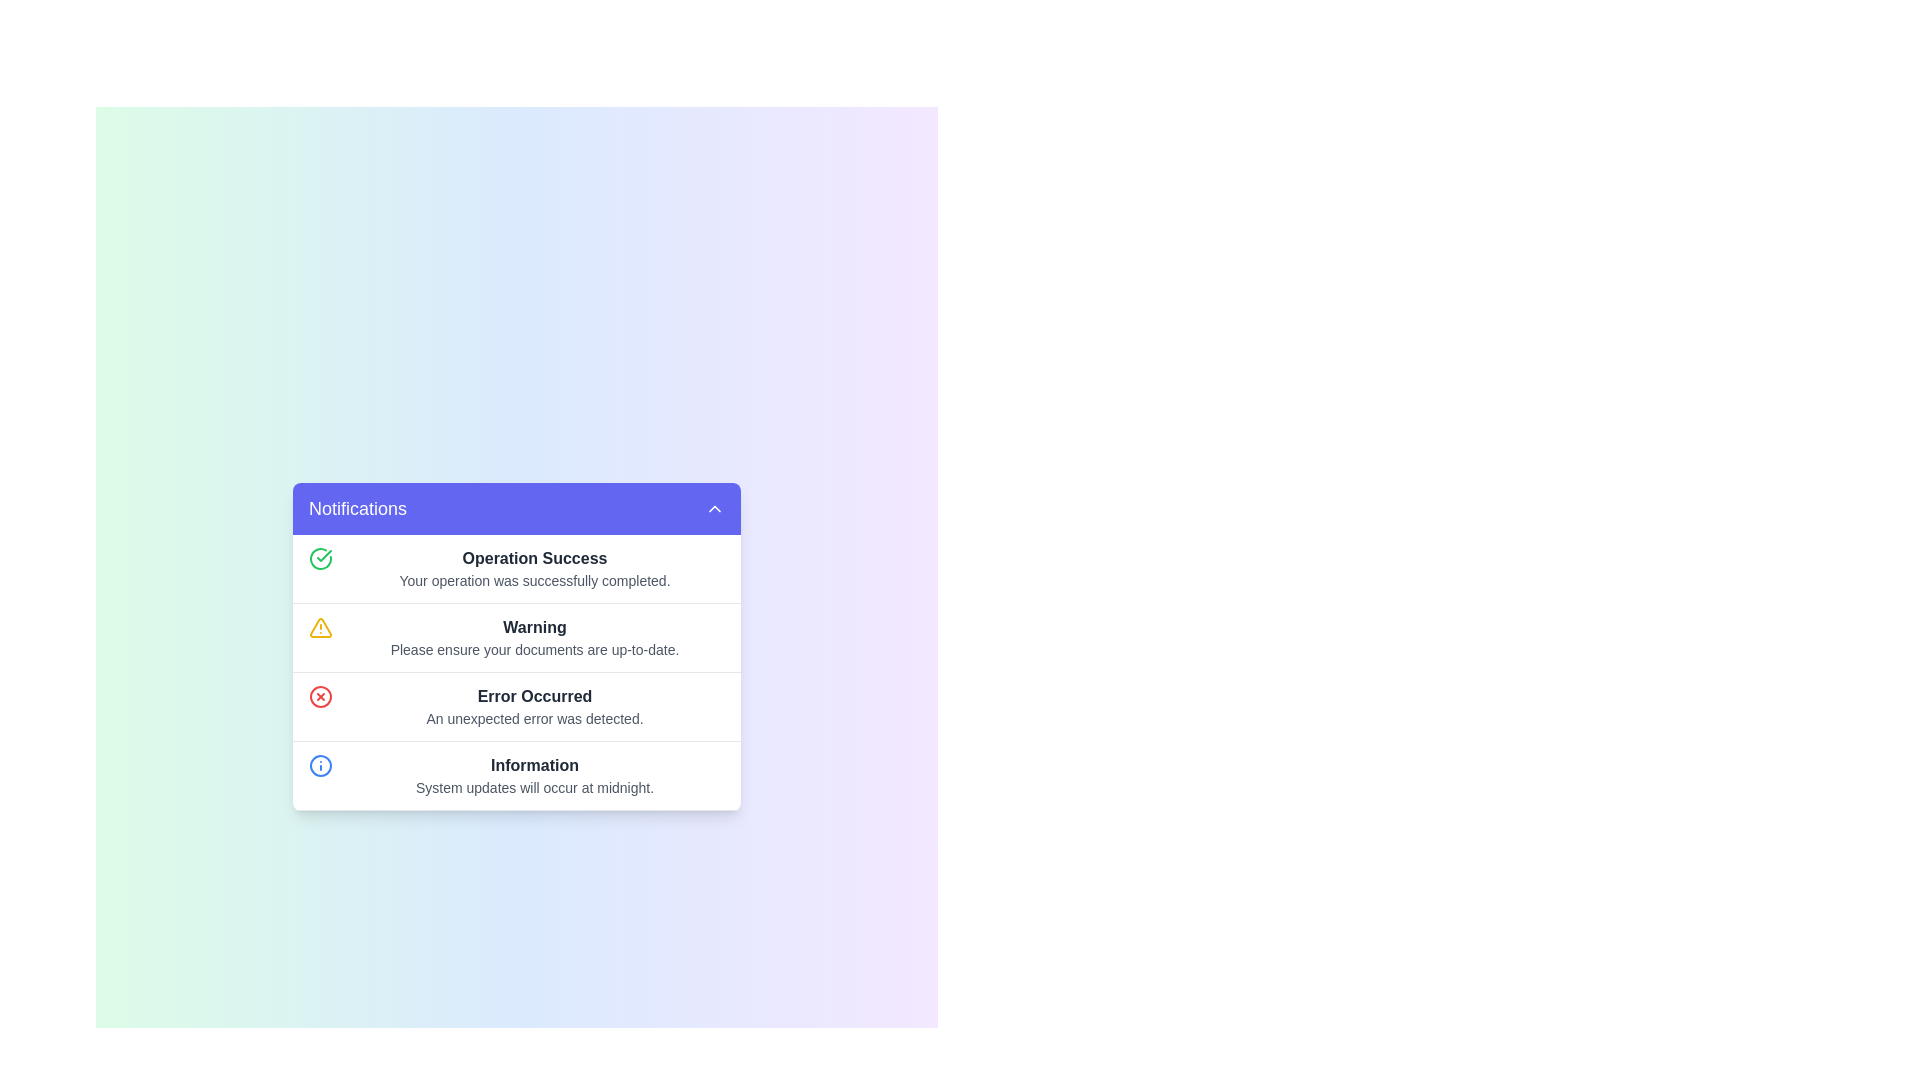 The width and height of the screenshot is (1920, 1080). What do you see at coordinates (321, 627) in the screenshot?
I see `the visual warning indicator located in the second position of the notification list under 'Operation Success' and above 'Error Occurred'` at bounding box center [321, 627].